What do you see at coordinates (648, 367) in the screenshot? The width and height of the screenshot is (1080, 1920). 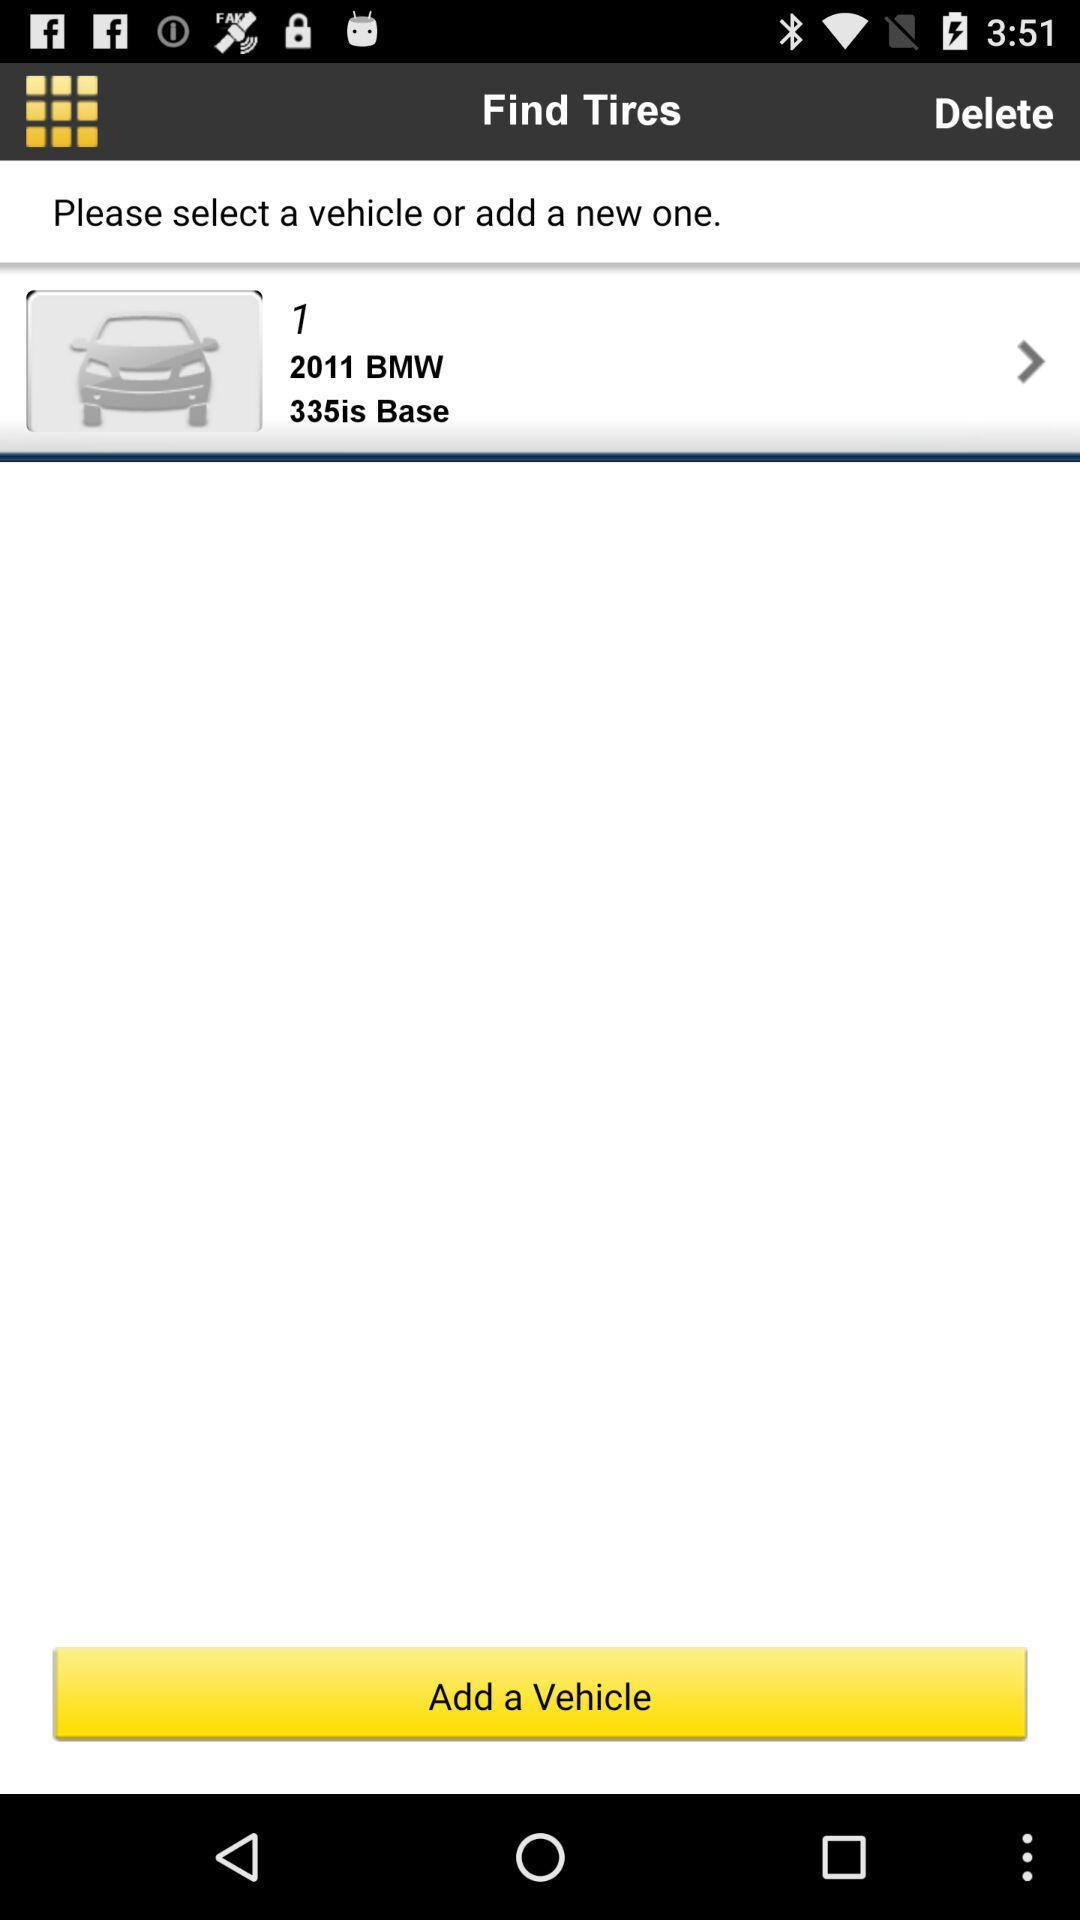 I see `icon above the 335is base item` at bounding box center [648, 367].